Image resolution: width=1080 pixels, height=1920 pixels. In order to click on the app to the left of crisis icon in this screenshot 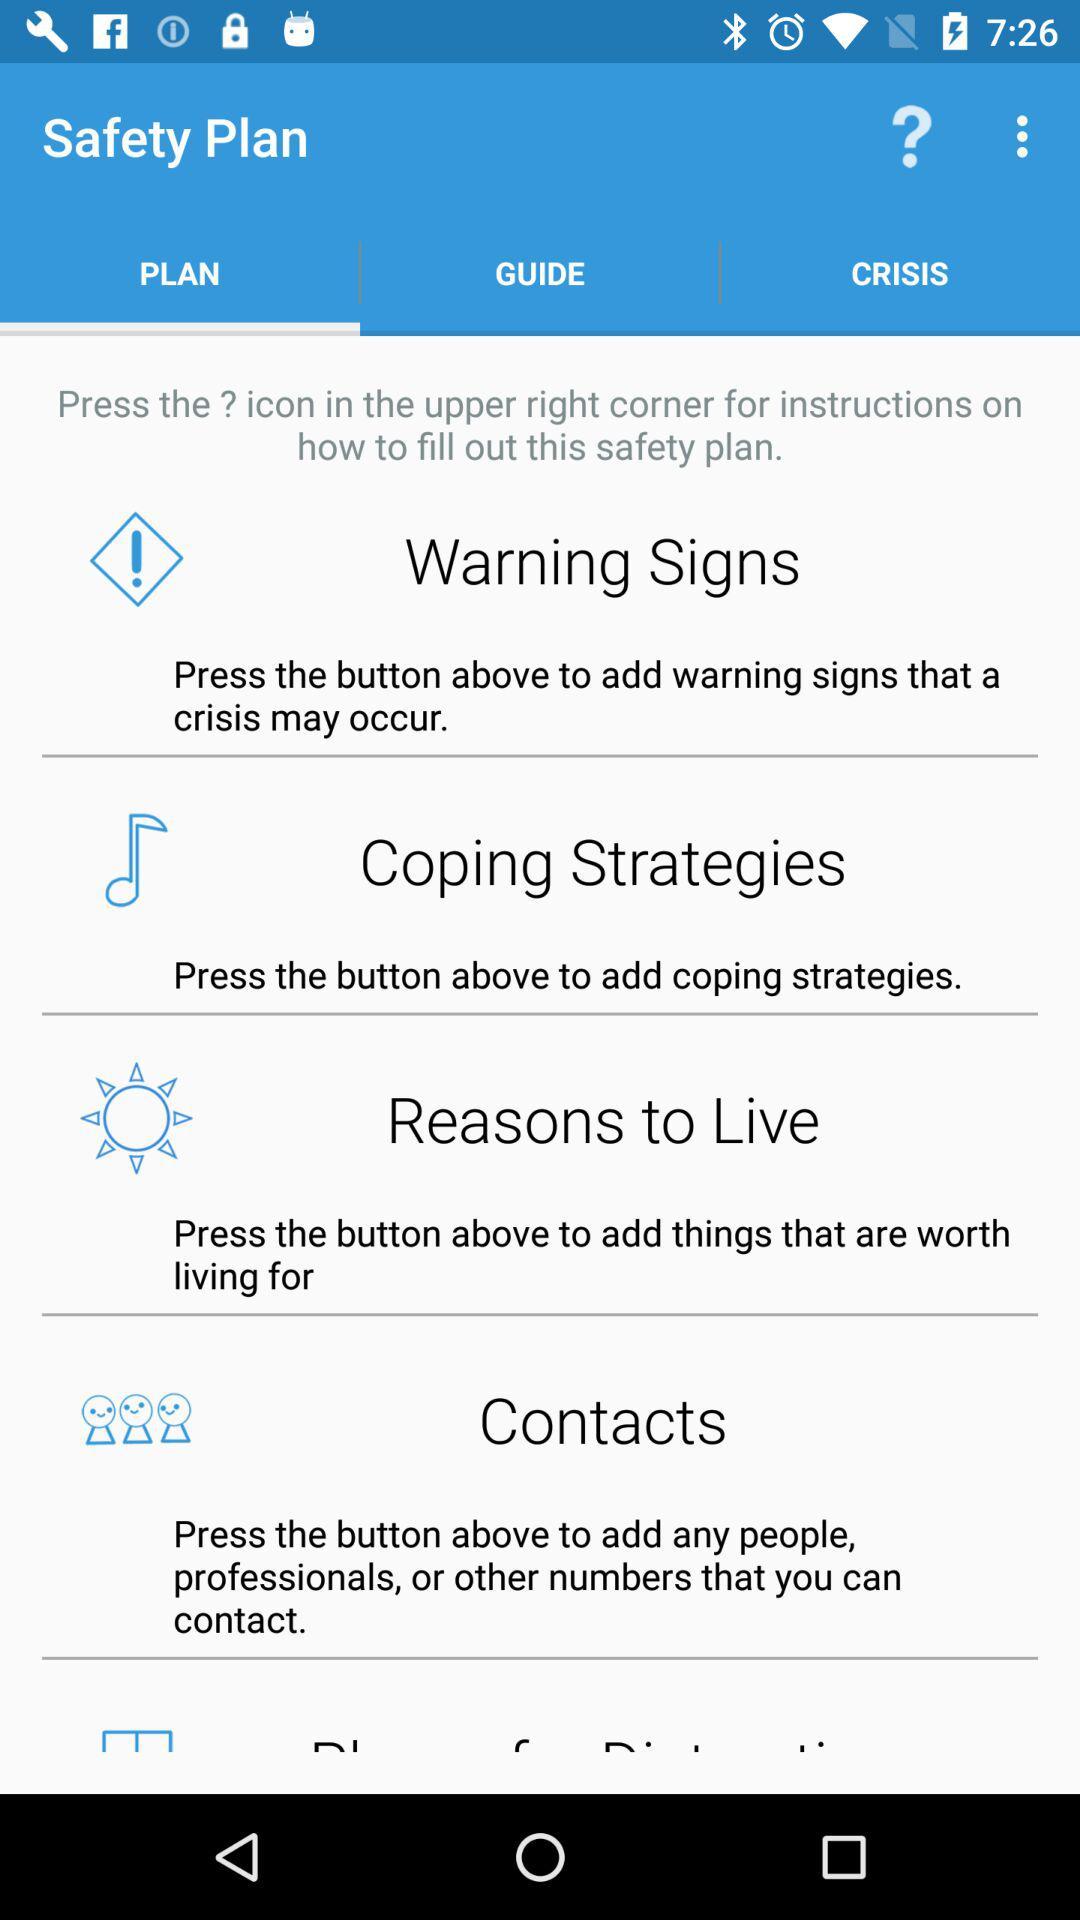, I will do `click(540, 272)`.